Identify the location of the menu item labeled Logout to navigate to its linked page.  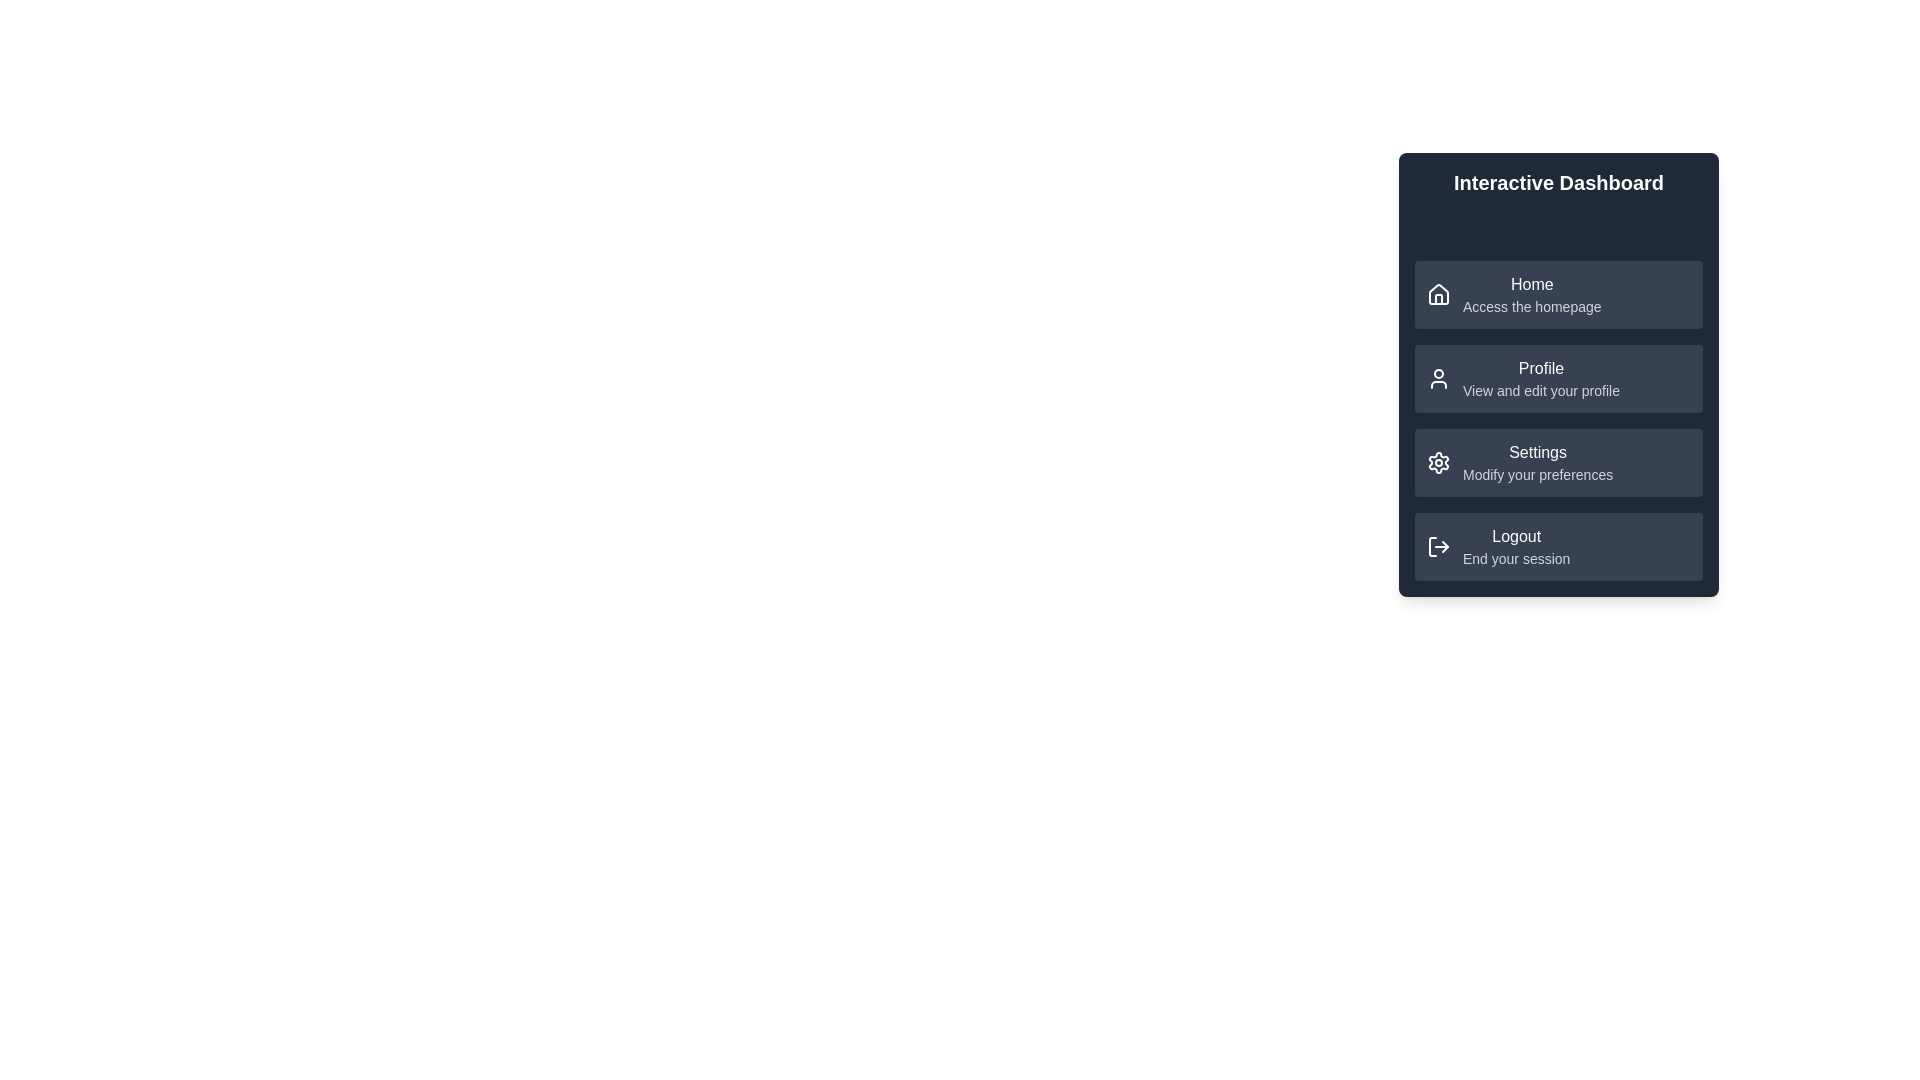
(1558, 547).